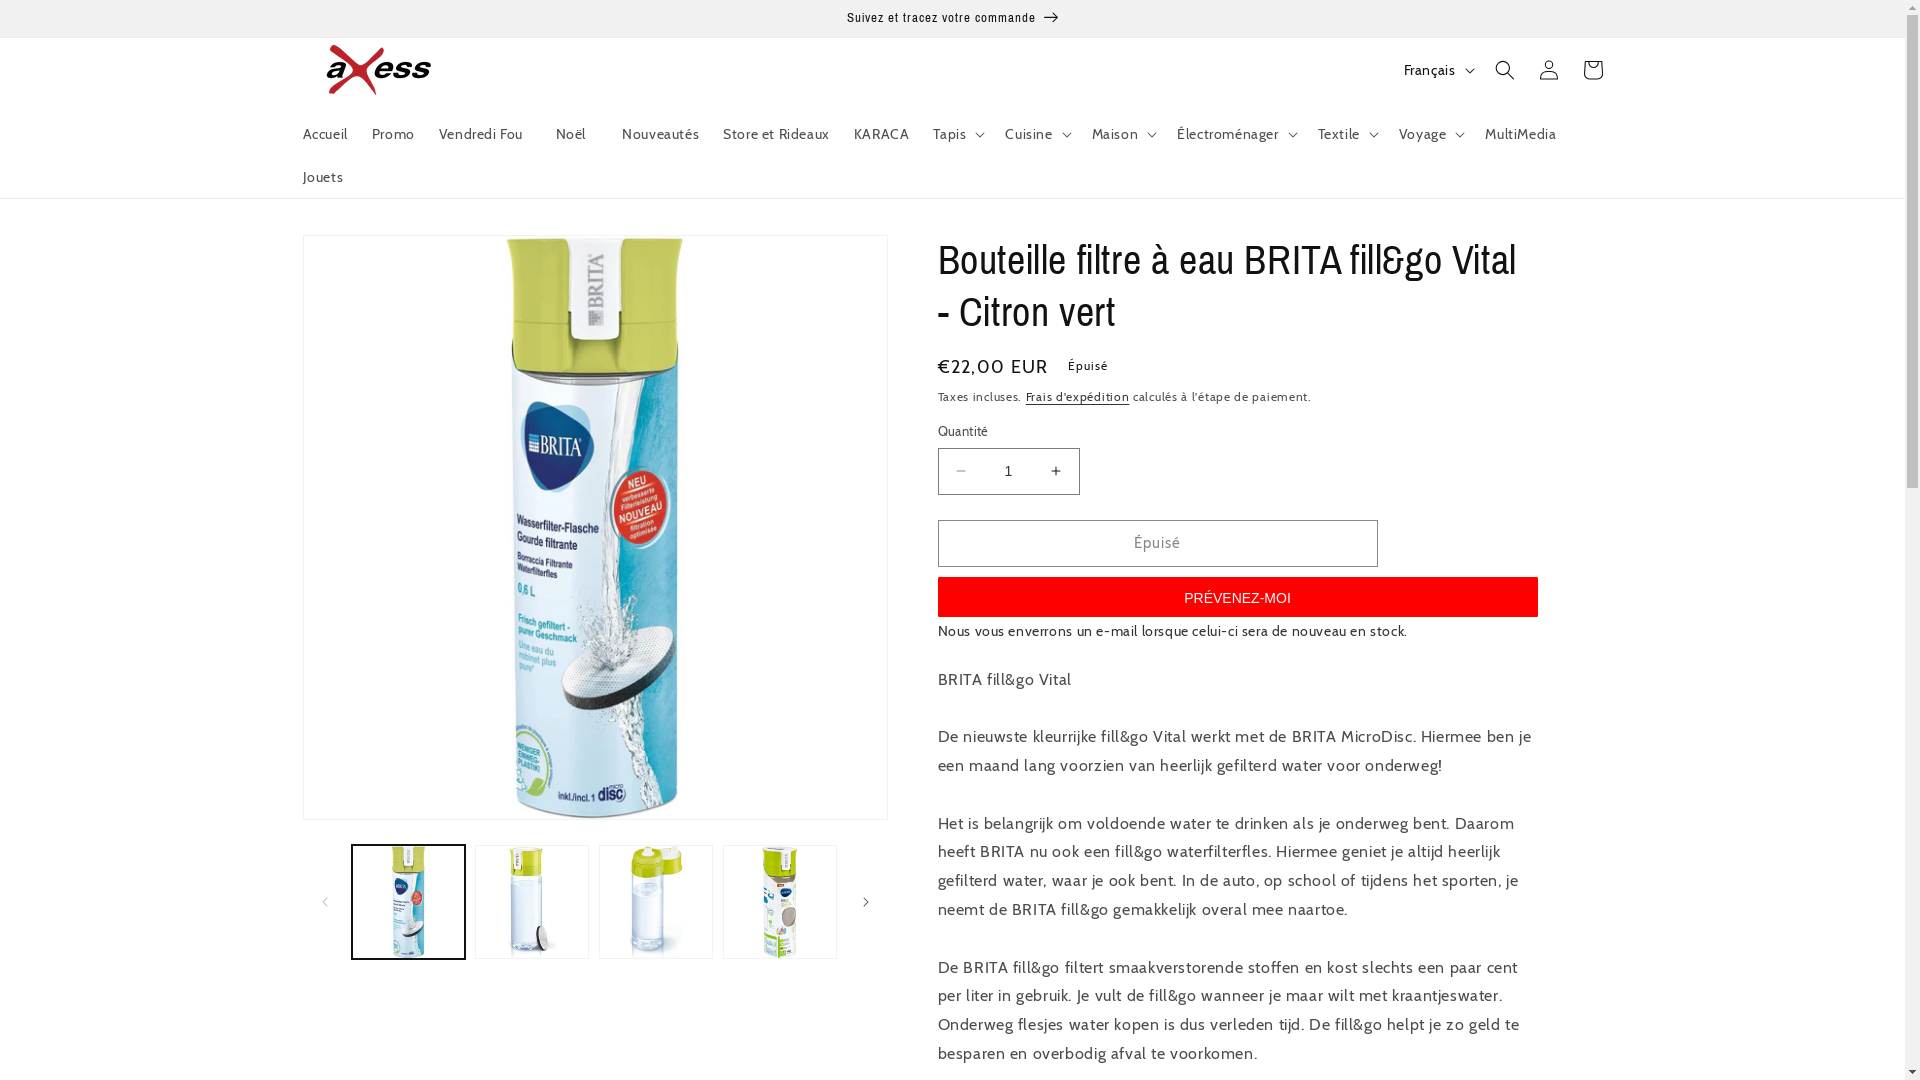 The width and height of the screenshot is (1920, 1080). Describe the element at coordinates (324, 134) in the screenshot. I see `'Accueil'` at that location.